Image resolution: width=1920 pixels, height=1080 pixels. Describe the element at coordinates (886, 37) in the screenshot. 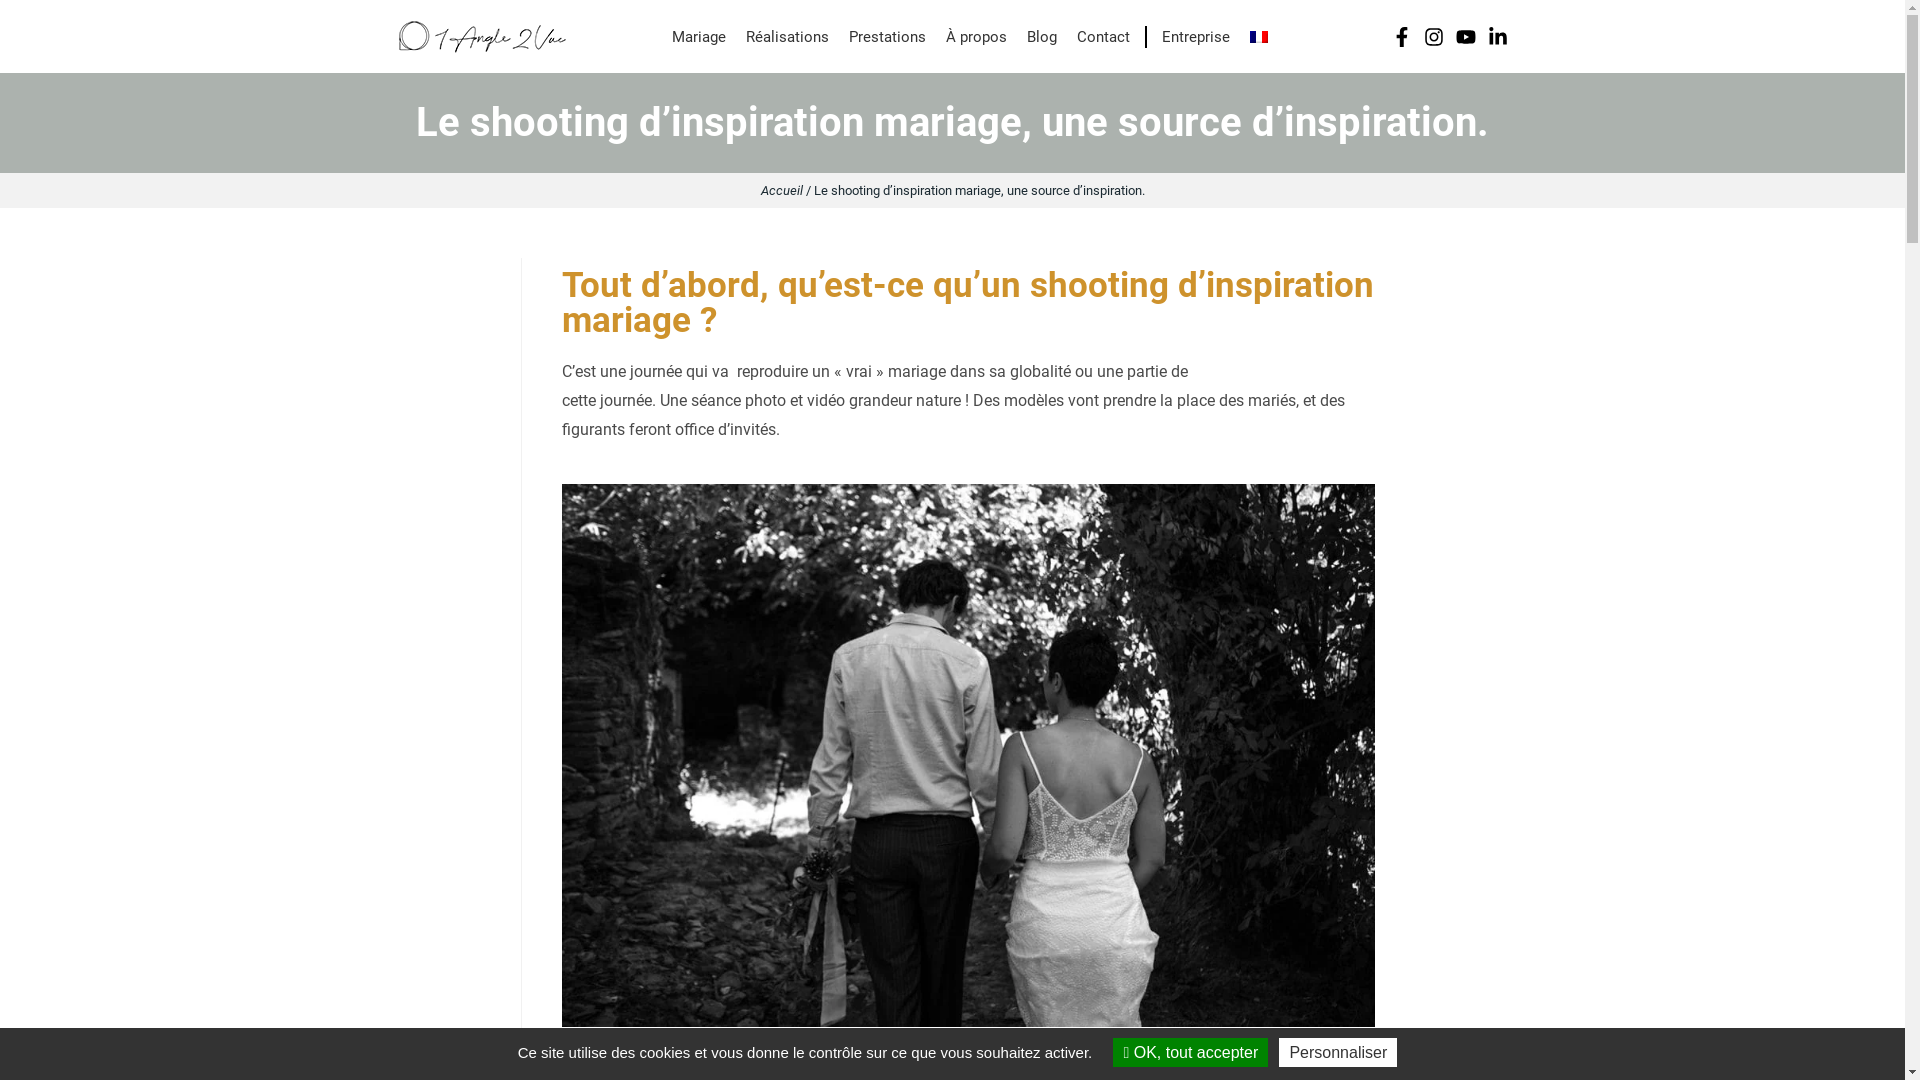

I see `'Prestations'` at that location.